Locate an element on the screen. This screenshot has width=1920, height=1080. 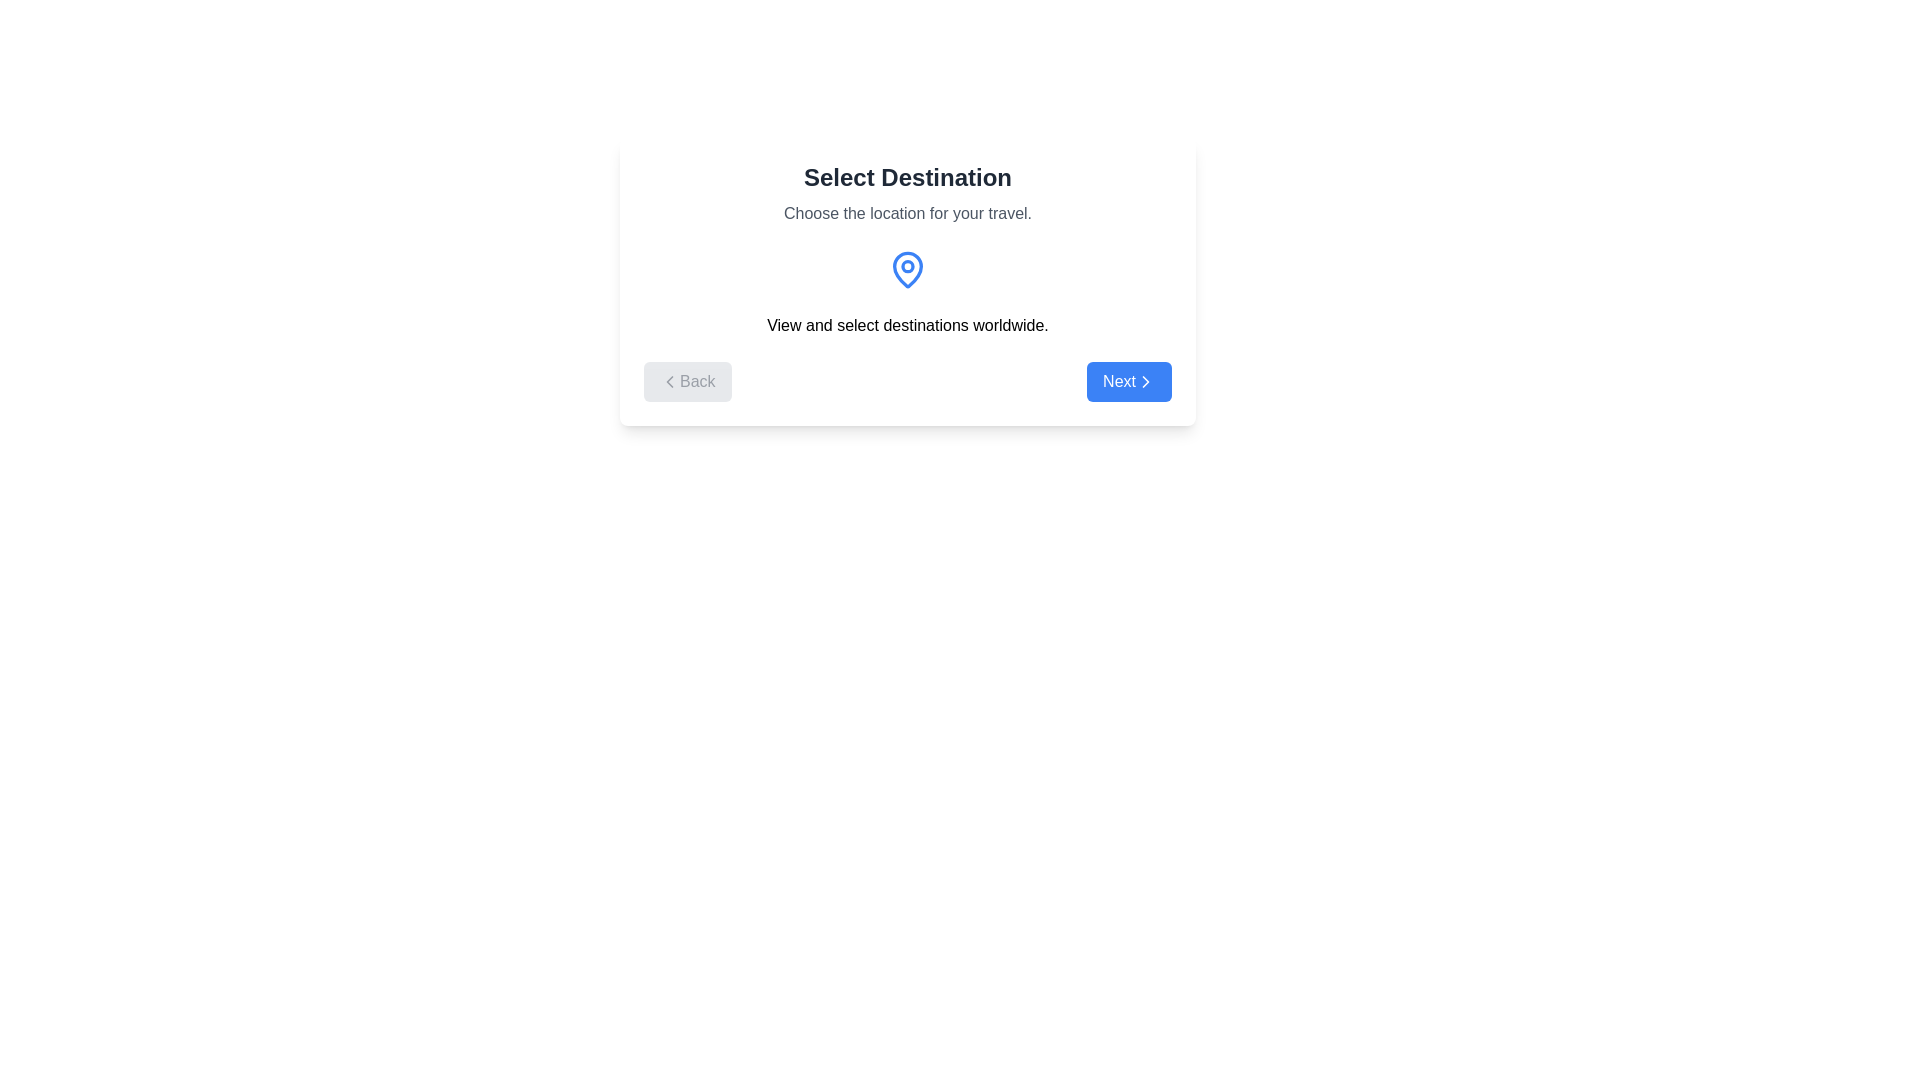
instructions provided in the dialog box titled 'Select Destination', which contains a subtitle and additional text about choosing travel locations is located at coordinates (906, 281).